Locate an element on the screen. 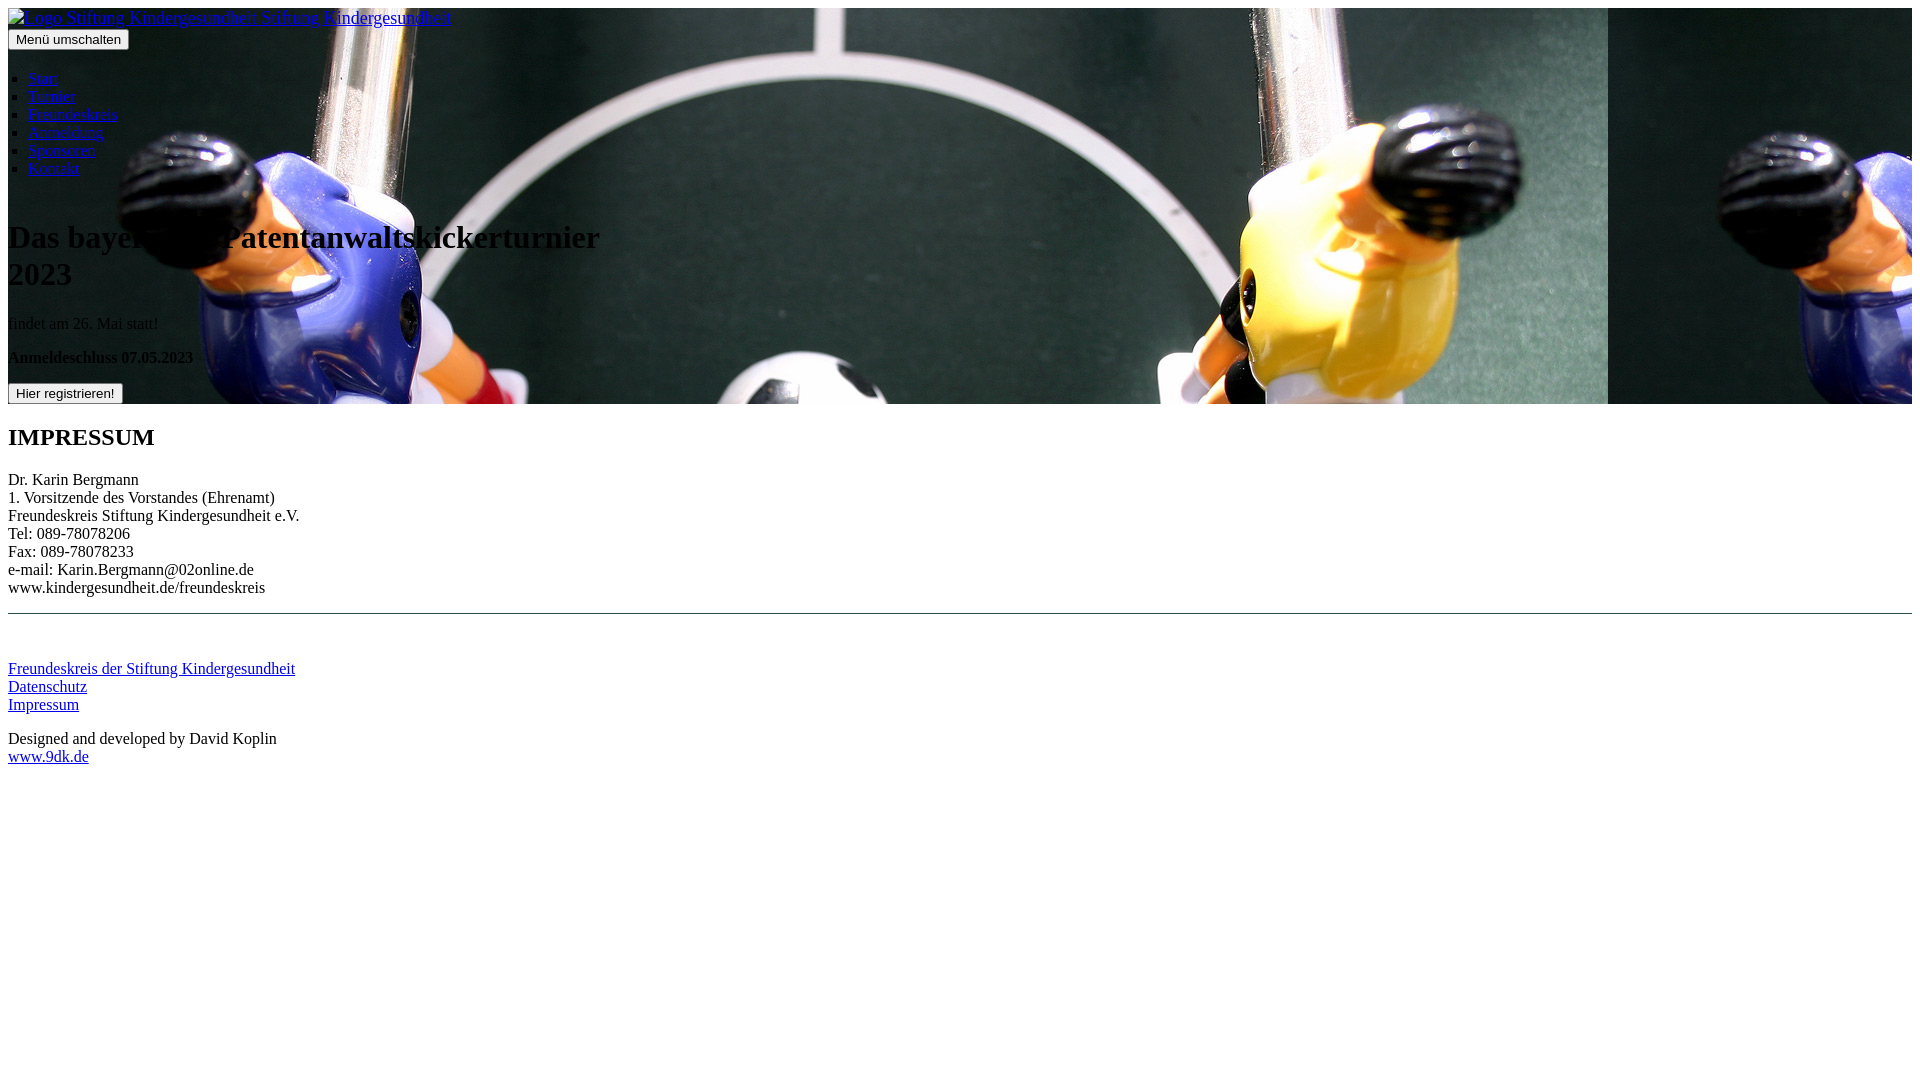  'Kontakt' is located at coordinates (53, 167).